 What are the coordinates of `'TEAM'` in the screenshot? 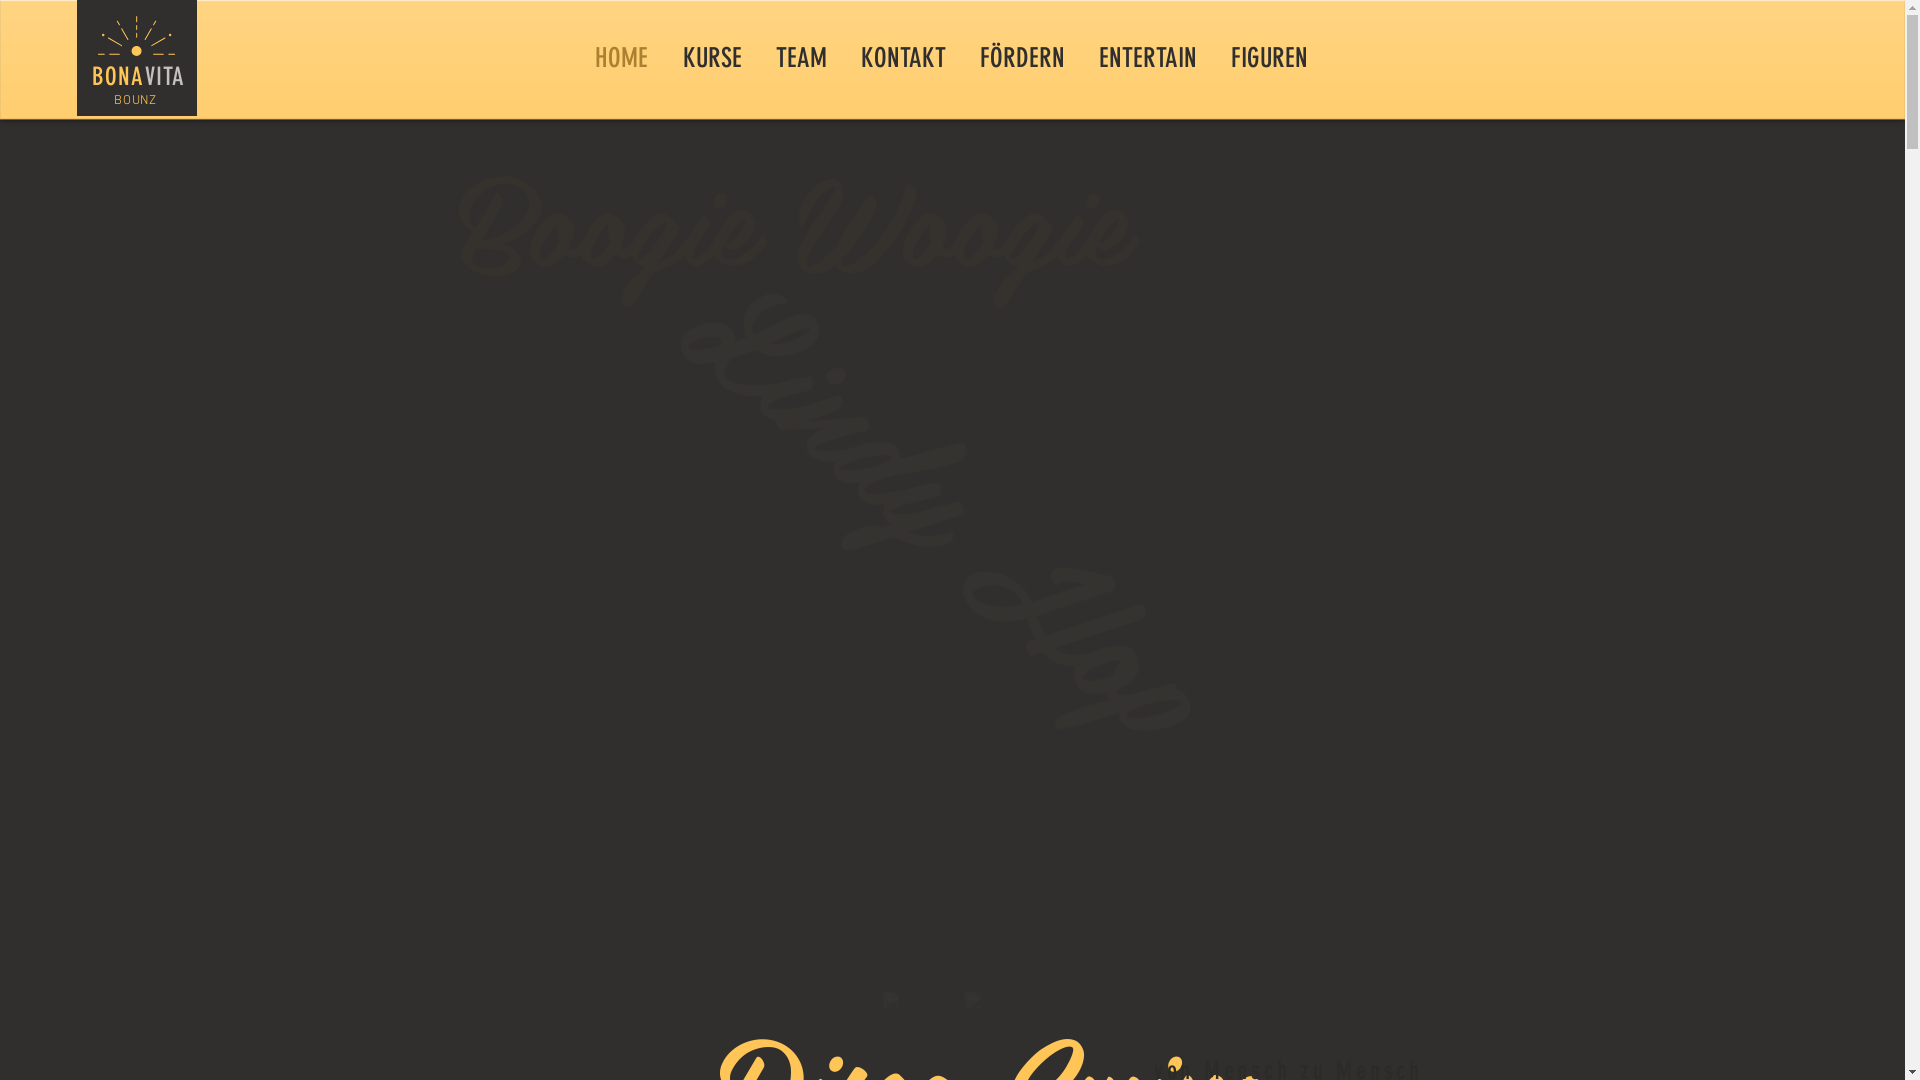 It's located at (800, 56).